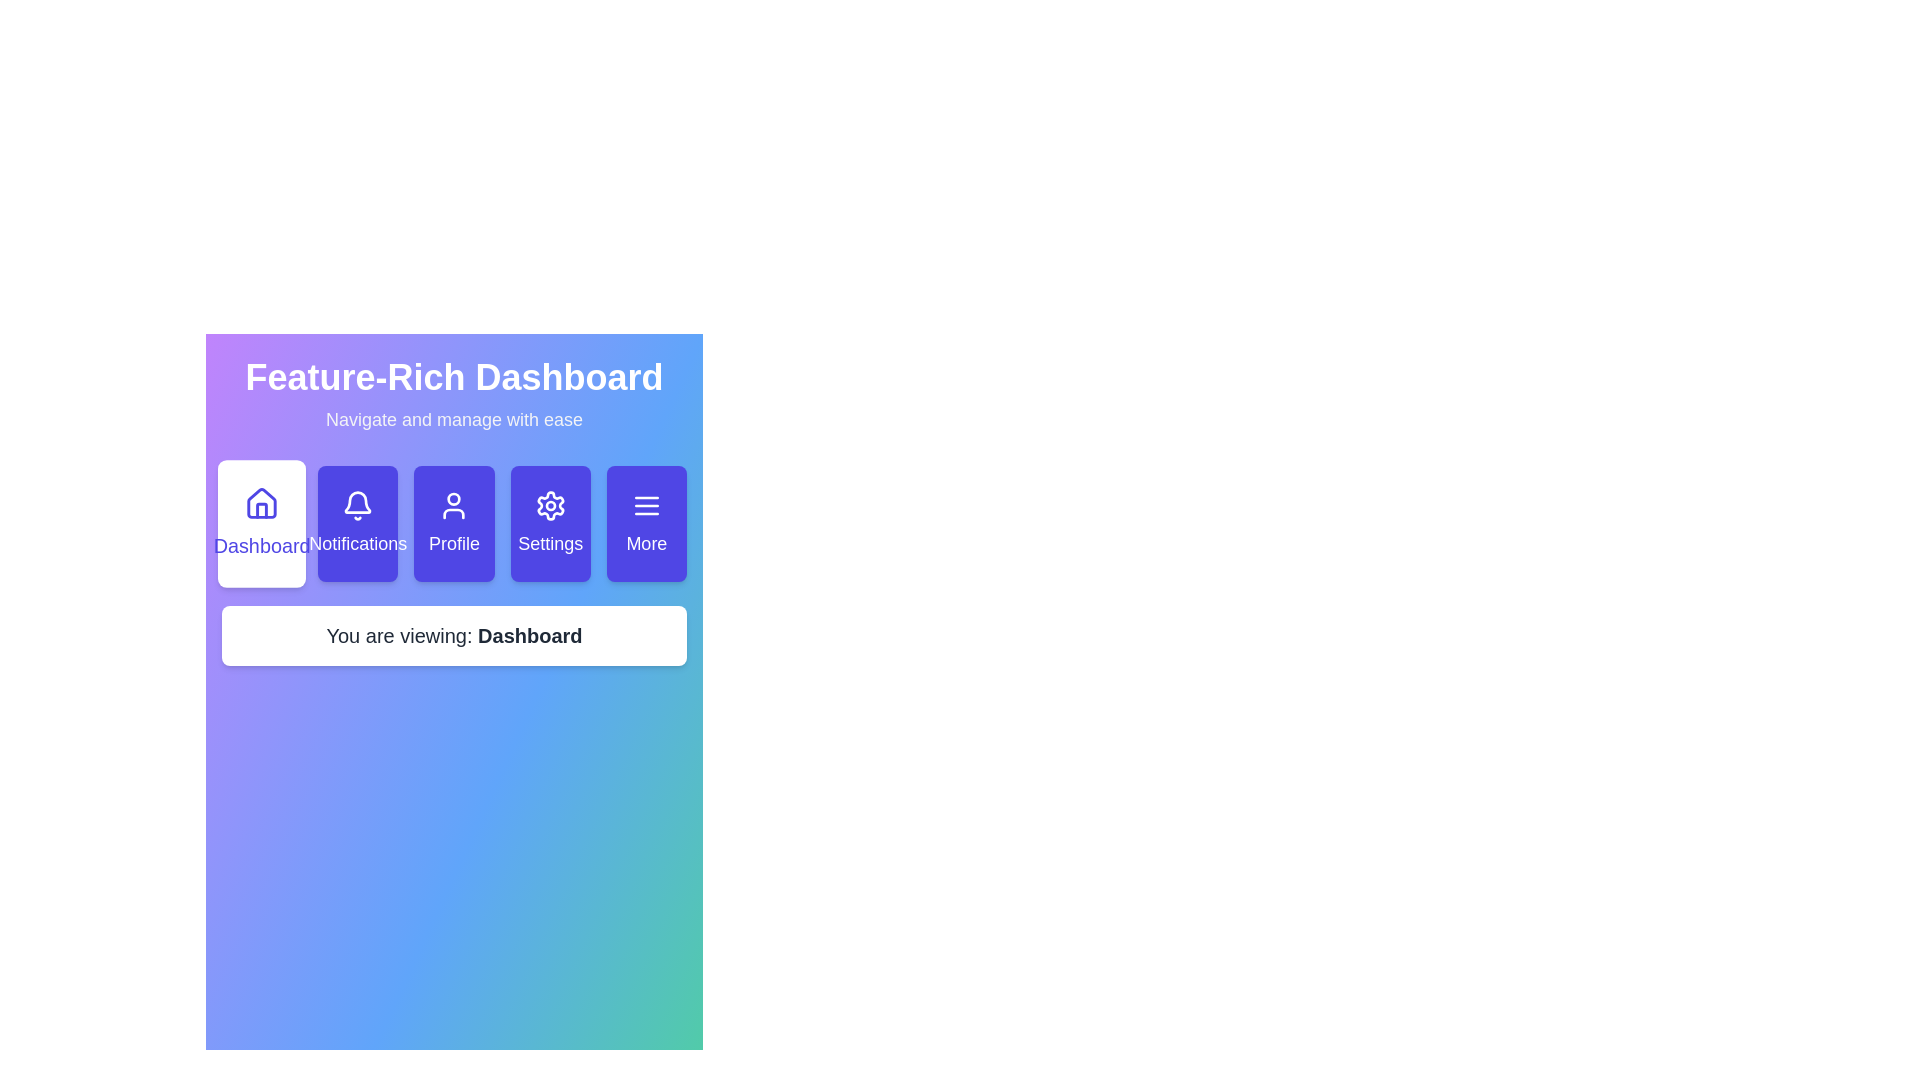  I want to click on the doorway detail of the house icon located in the top center of the interface, which is part of a navigation bar containing other icons like Notifications, Profile, Settings, and More, so click(261, 509).